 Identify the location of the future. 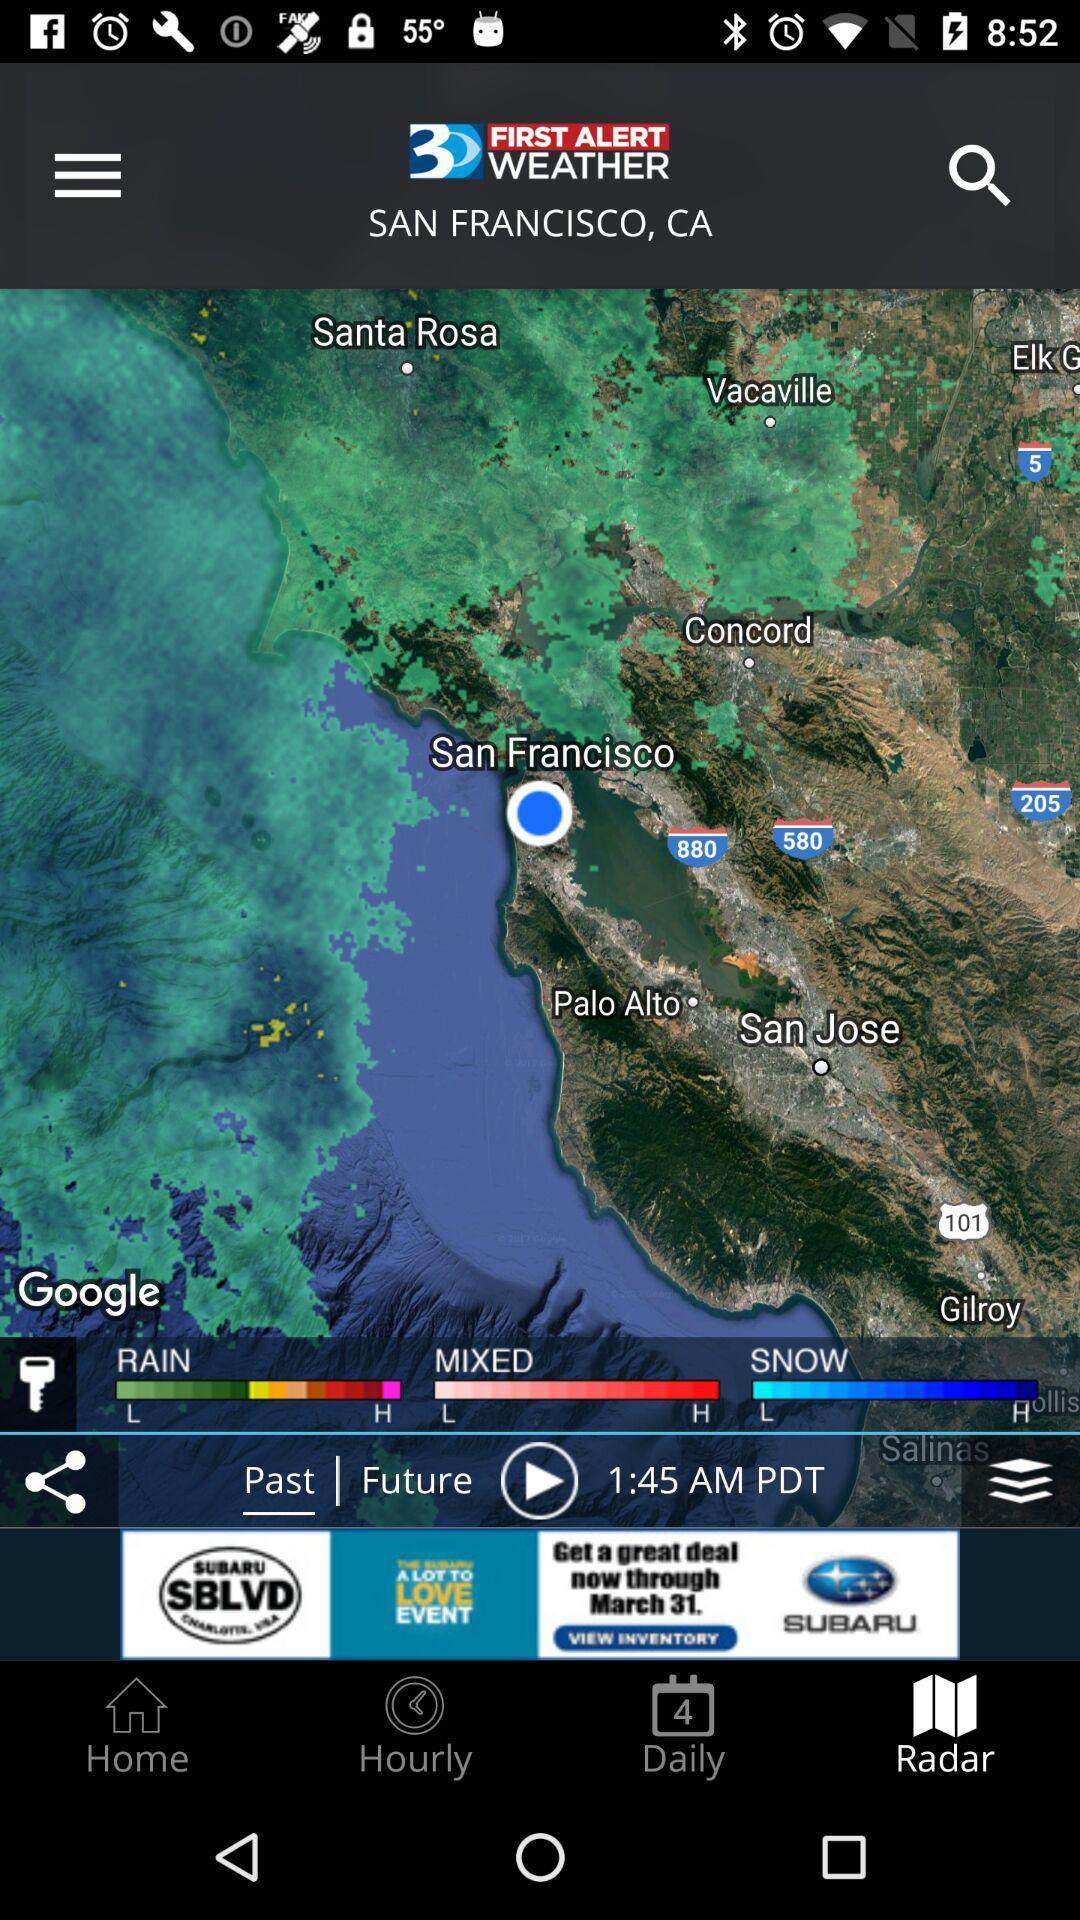
(415, 1481).